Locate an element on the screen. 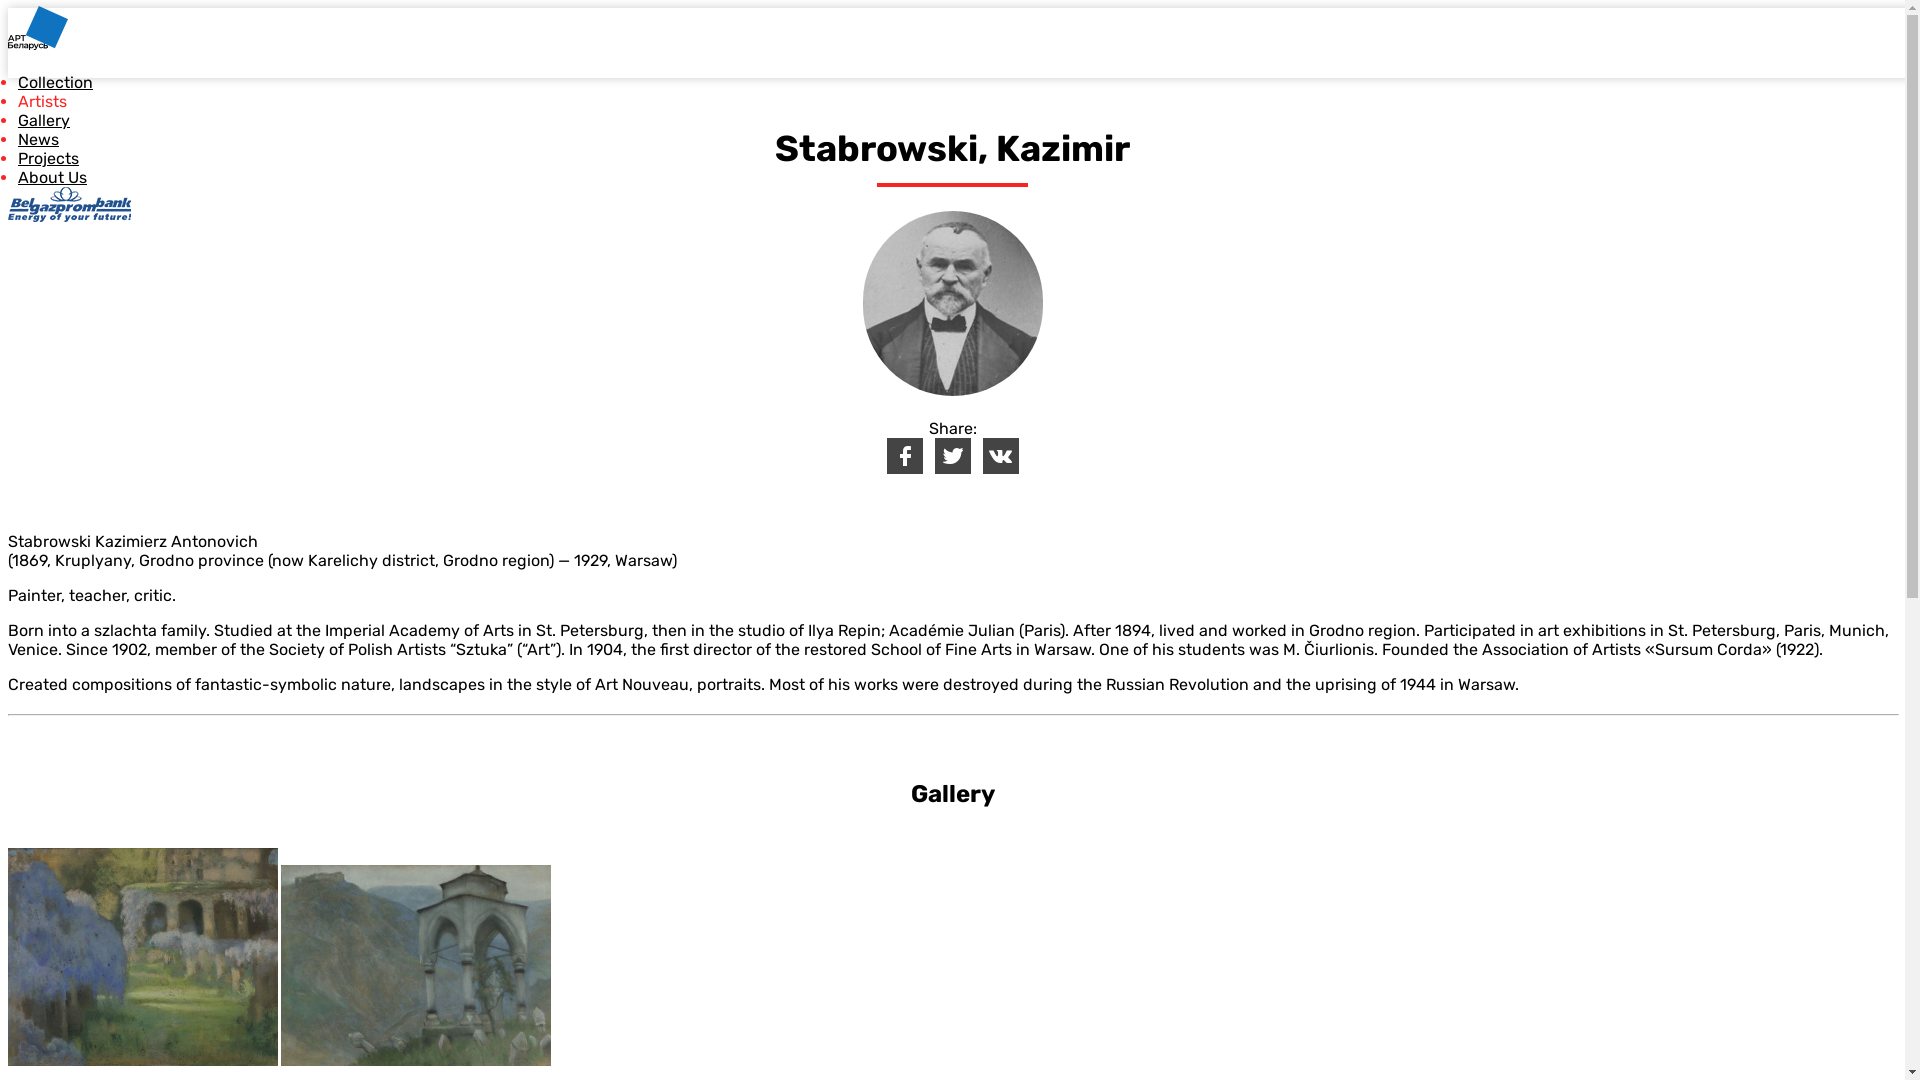  'Initiator' is located at coordinates (69, 204).